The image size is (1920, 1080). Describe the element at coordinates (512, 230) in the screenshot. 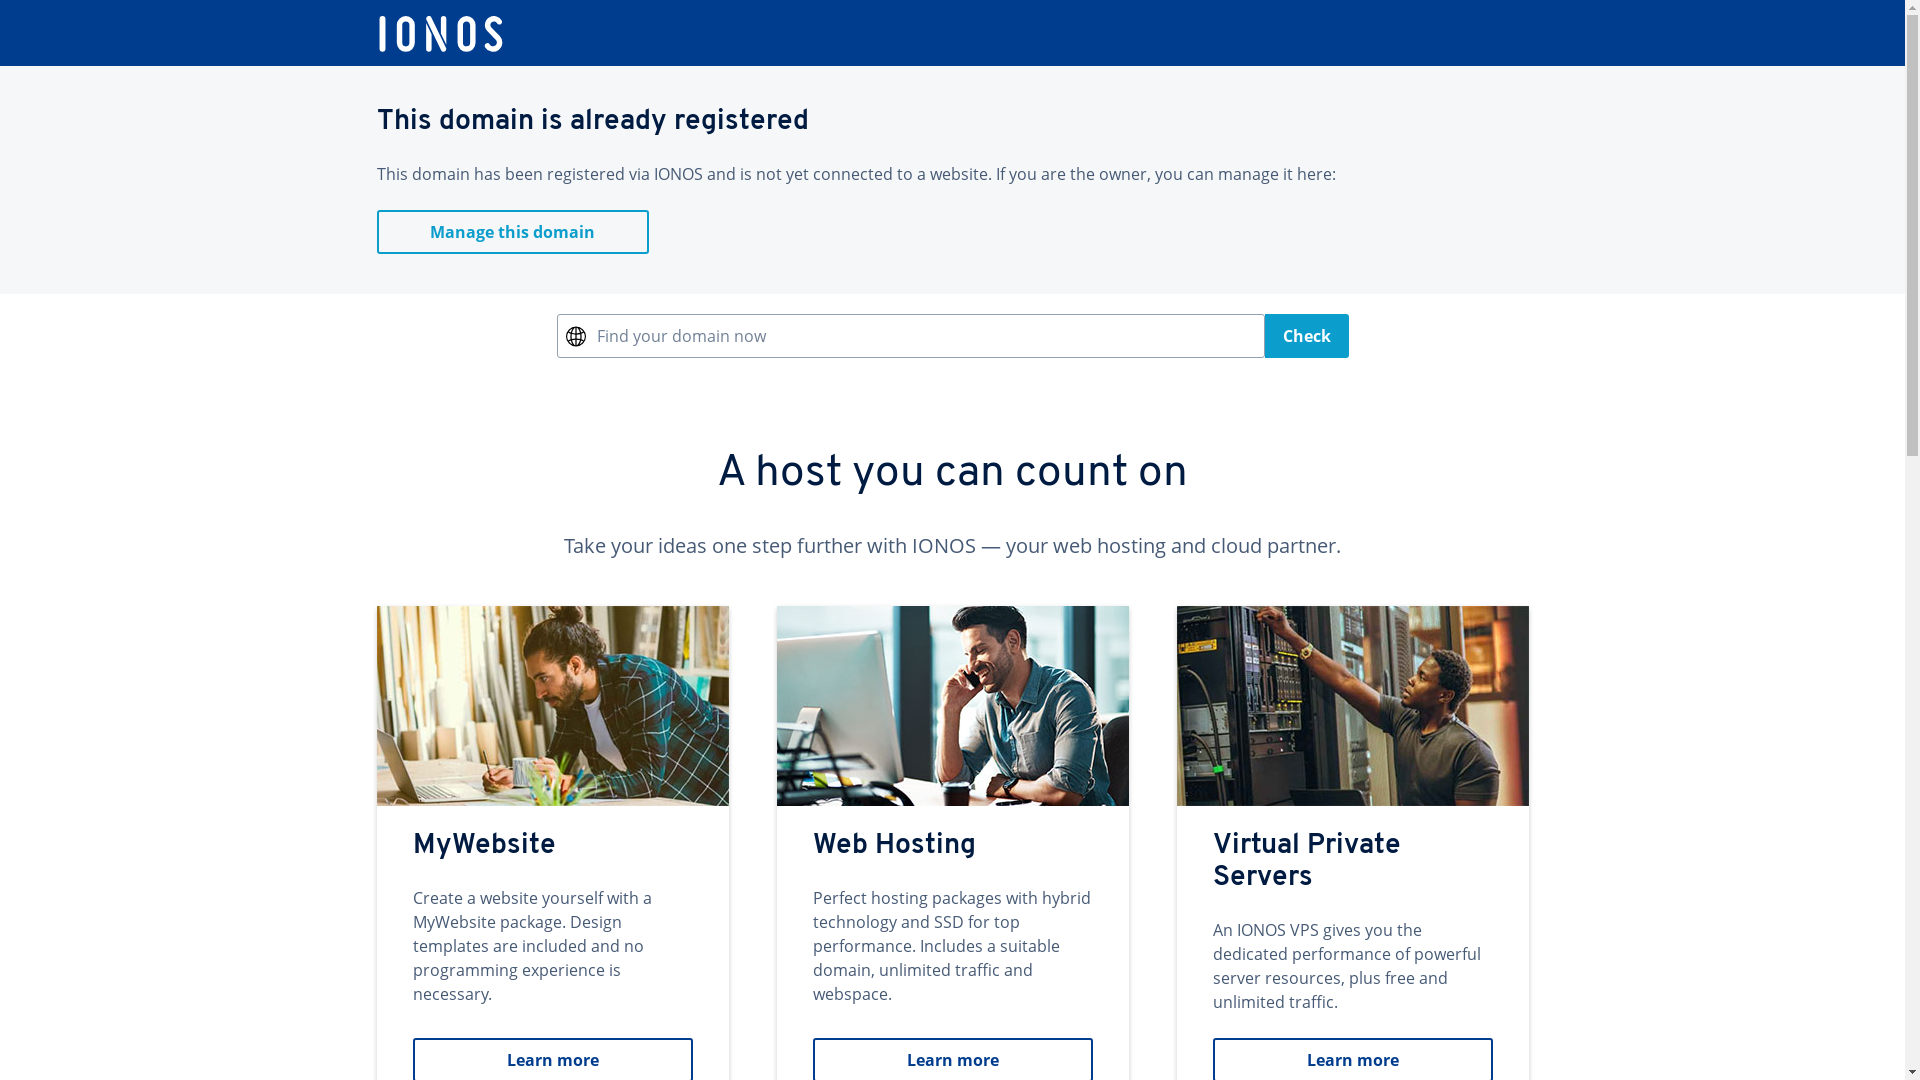

I see `'Manage this domain'` at that location.